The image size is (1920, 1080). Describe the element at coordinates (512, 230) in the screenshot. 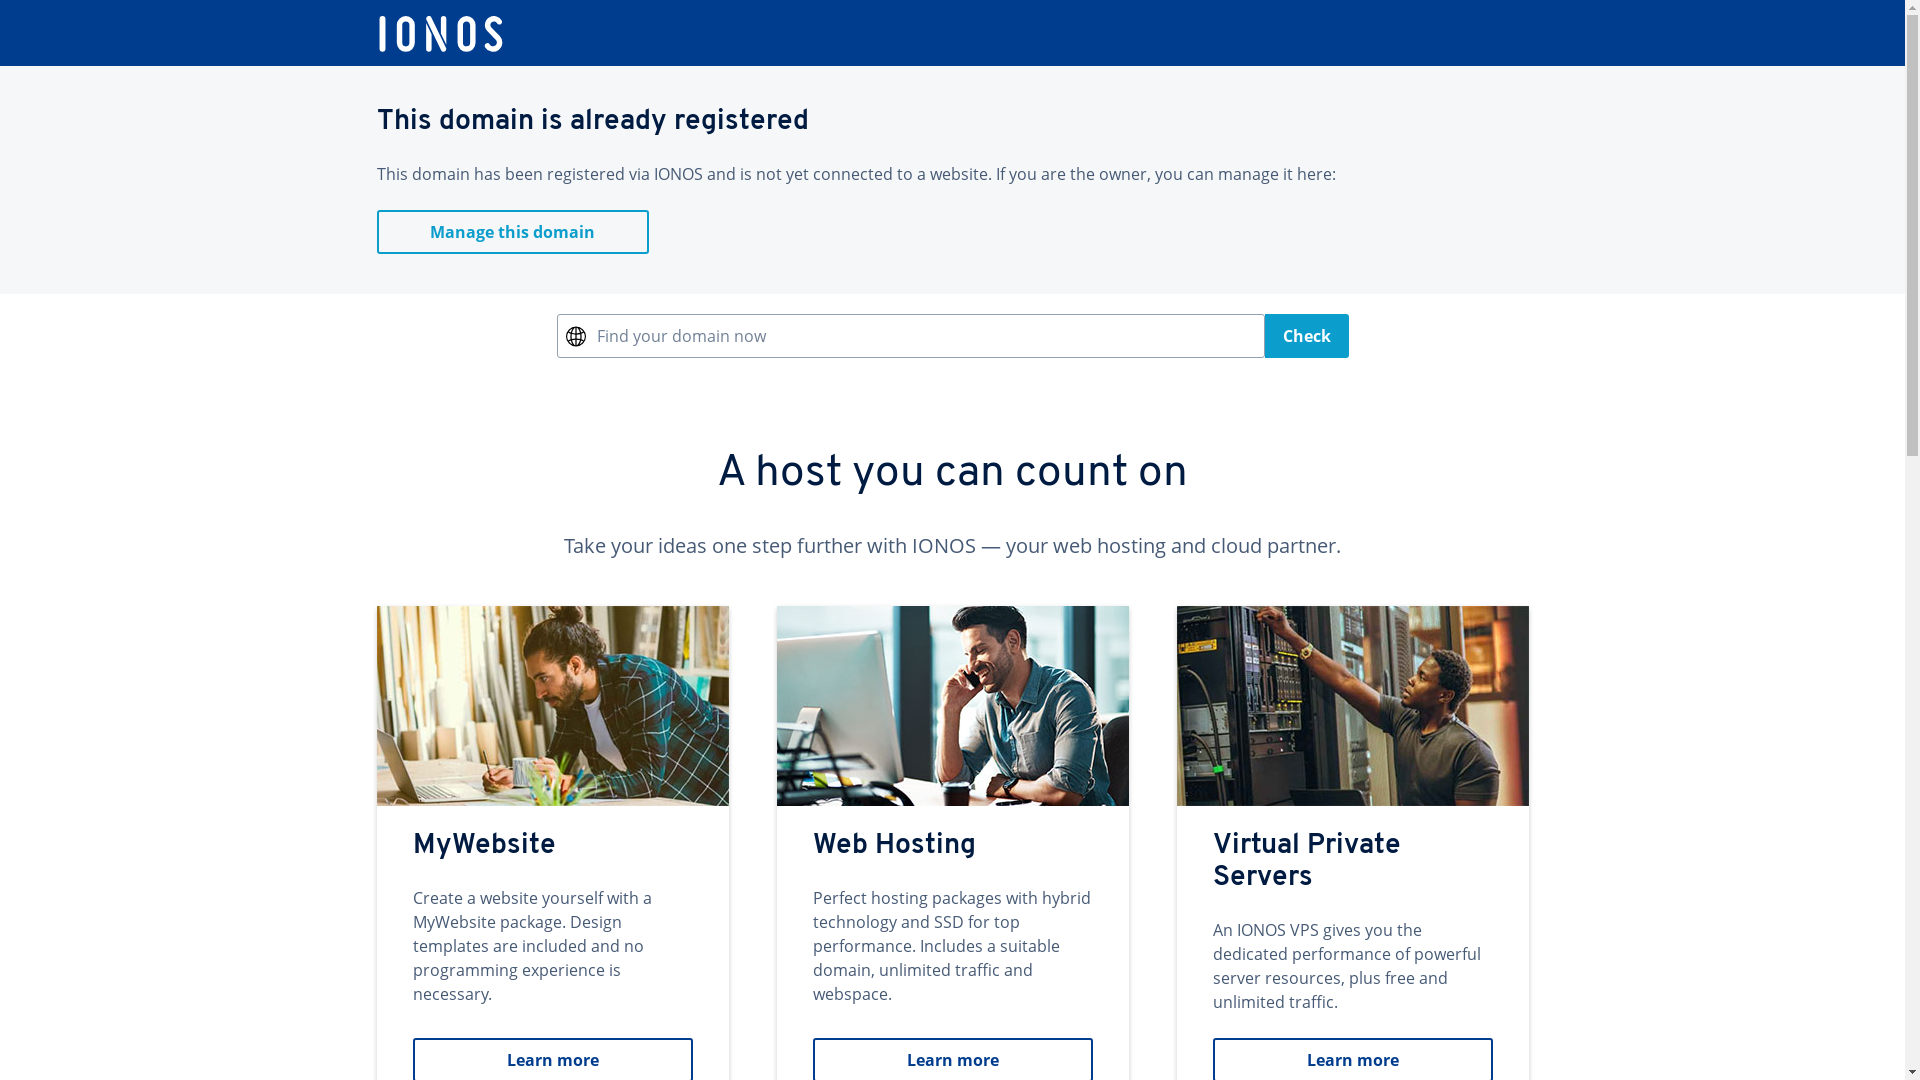

I see `'Manage this domain'` at that location.